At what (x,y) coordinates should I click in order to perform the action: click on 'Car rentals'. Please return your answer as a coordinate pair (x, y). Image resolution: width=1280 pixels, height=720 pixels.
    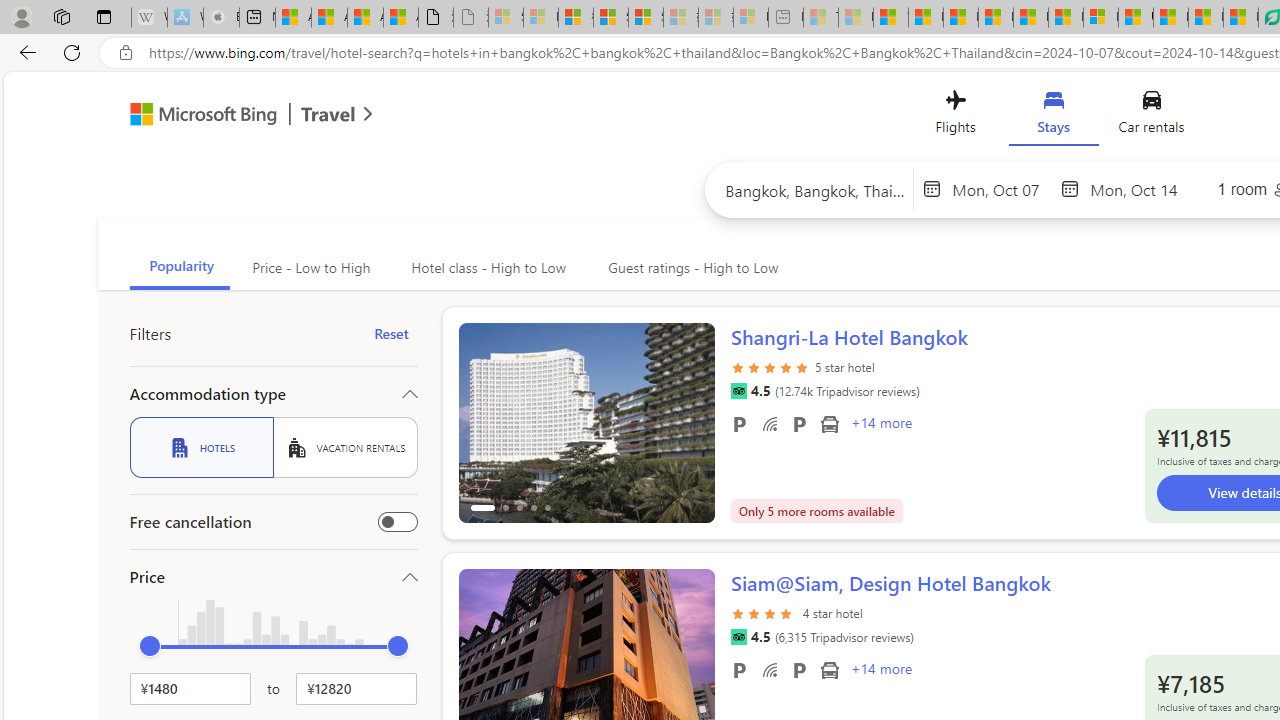
    Looking at the image, I should click on (1151, 117).